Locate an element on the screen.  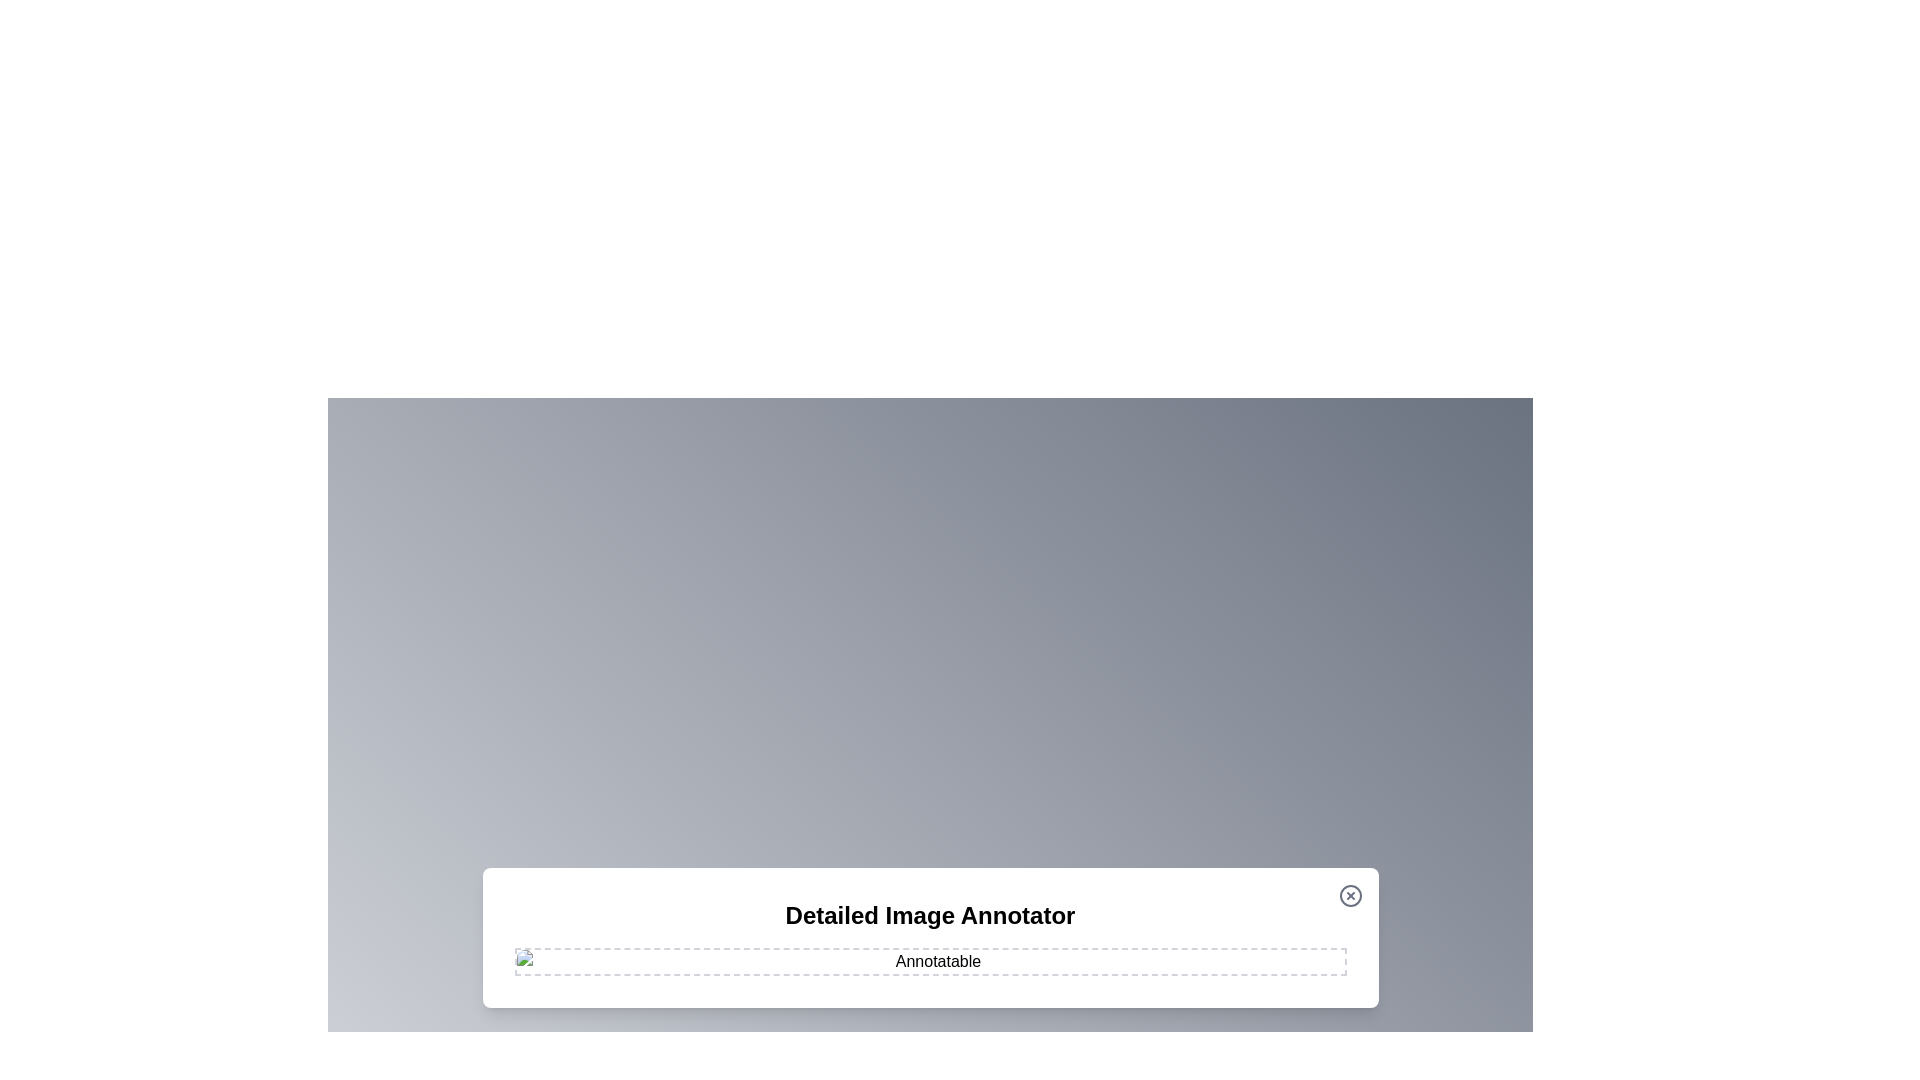
the image at coordinates (1106, 957) to add an annotation is located at coordinates (1104, 955).